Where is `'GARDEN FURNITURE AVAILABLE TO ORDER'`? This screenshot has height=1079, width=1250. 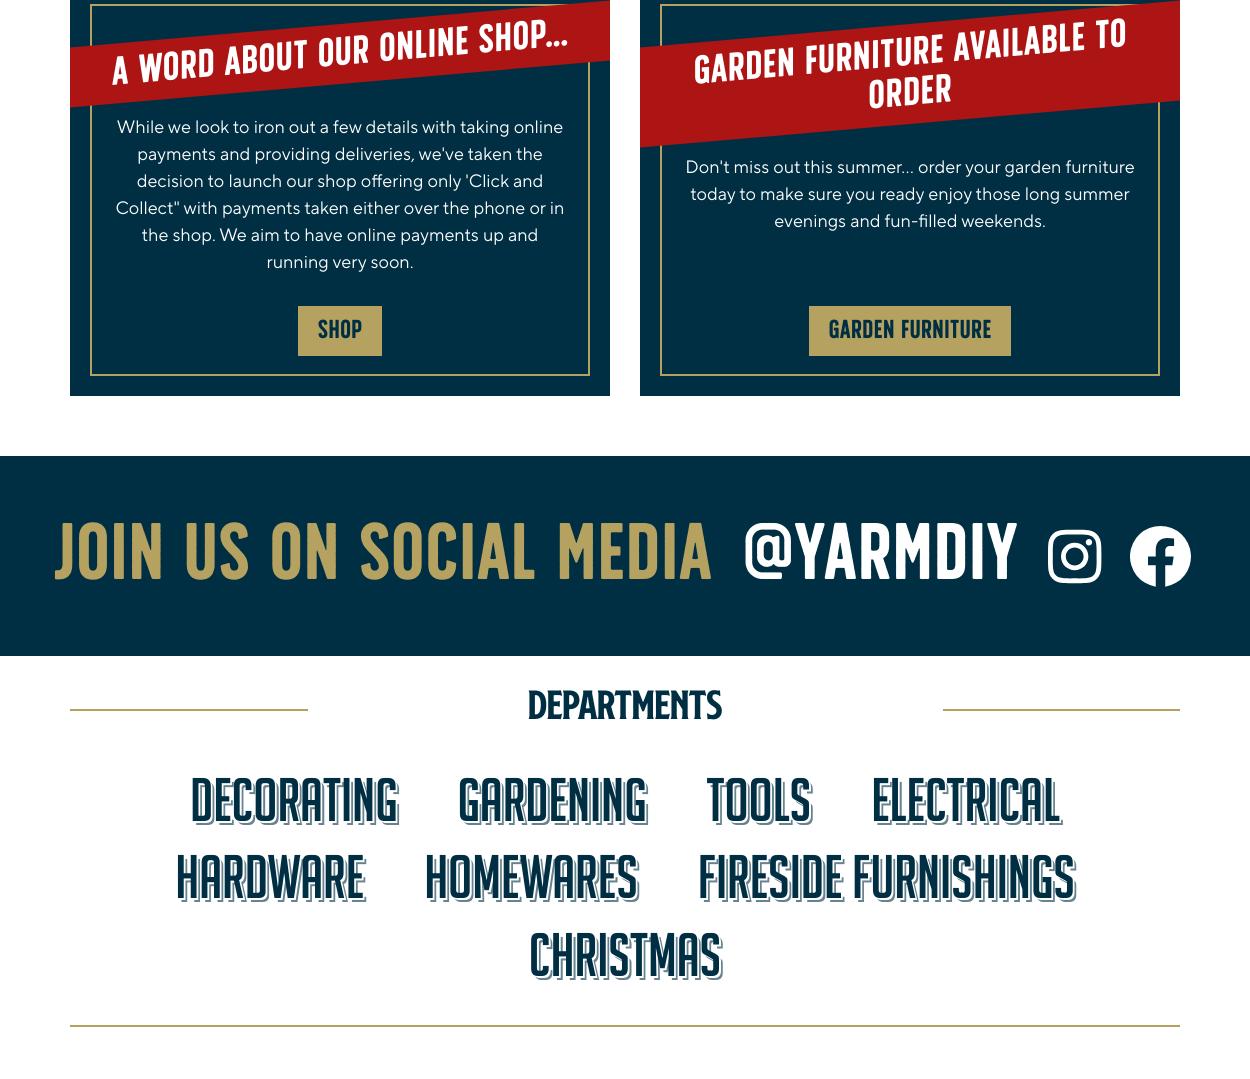
'GARDEN FURNITURE AVAILABLE TO ORDER' is located at coordinates (692, 65).